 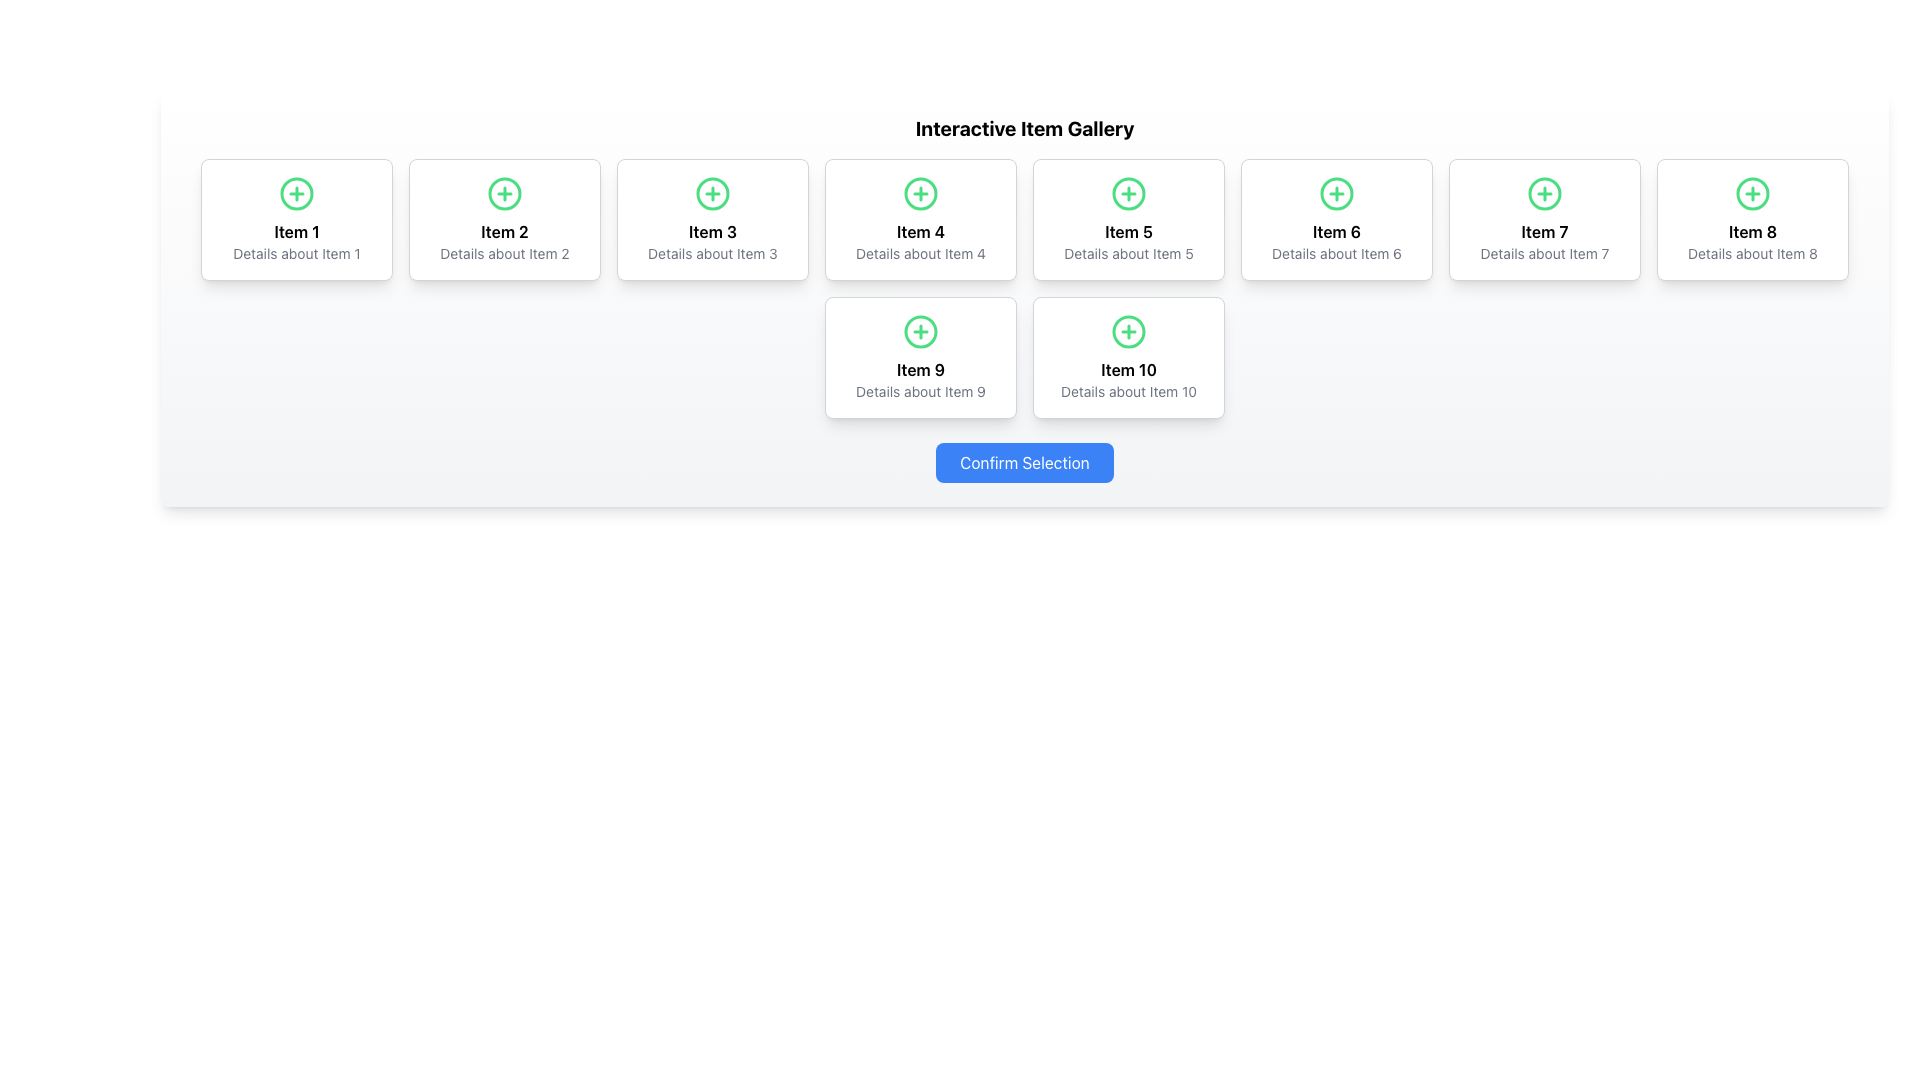 What do you see at coordinates (1544, 230) in the screenshot?
I see `text label 'Item 7' located in the seventh card of the second row within a grid of cards` at bounding box center [1544, 230].